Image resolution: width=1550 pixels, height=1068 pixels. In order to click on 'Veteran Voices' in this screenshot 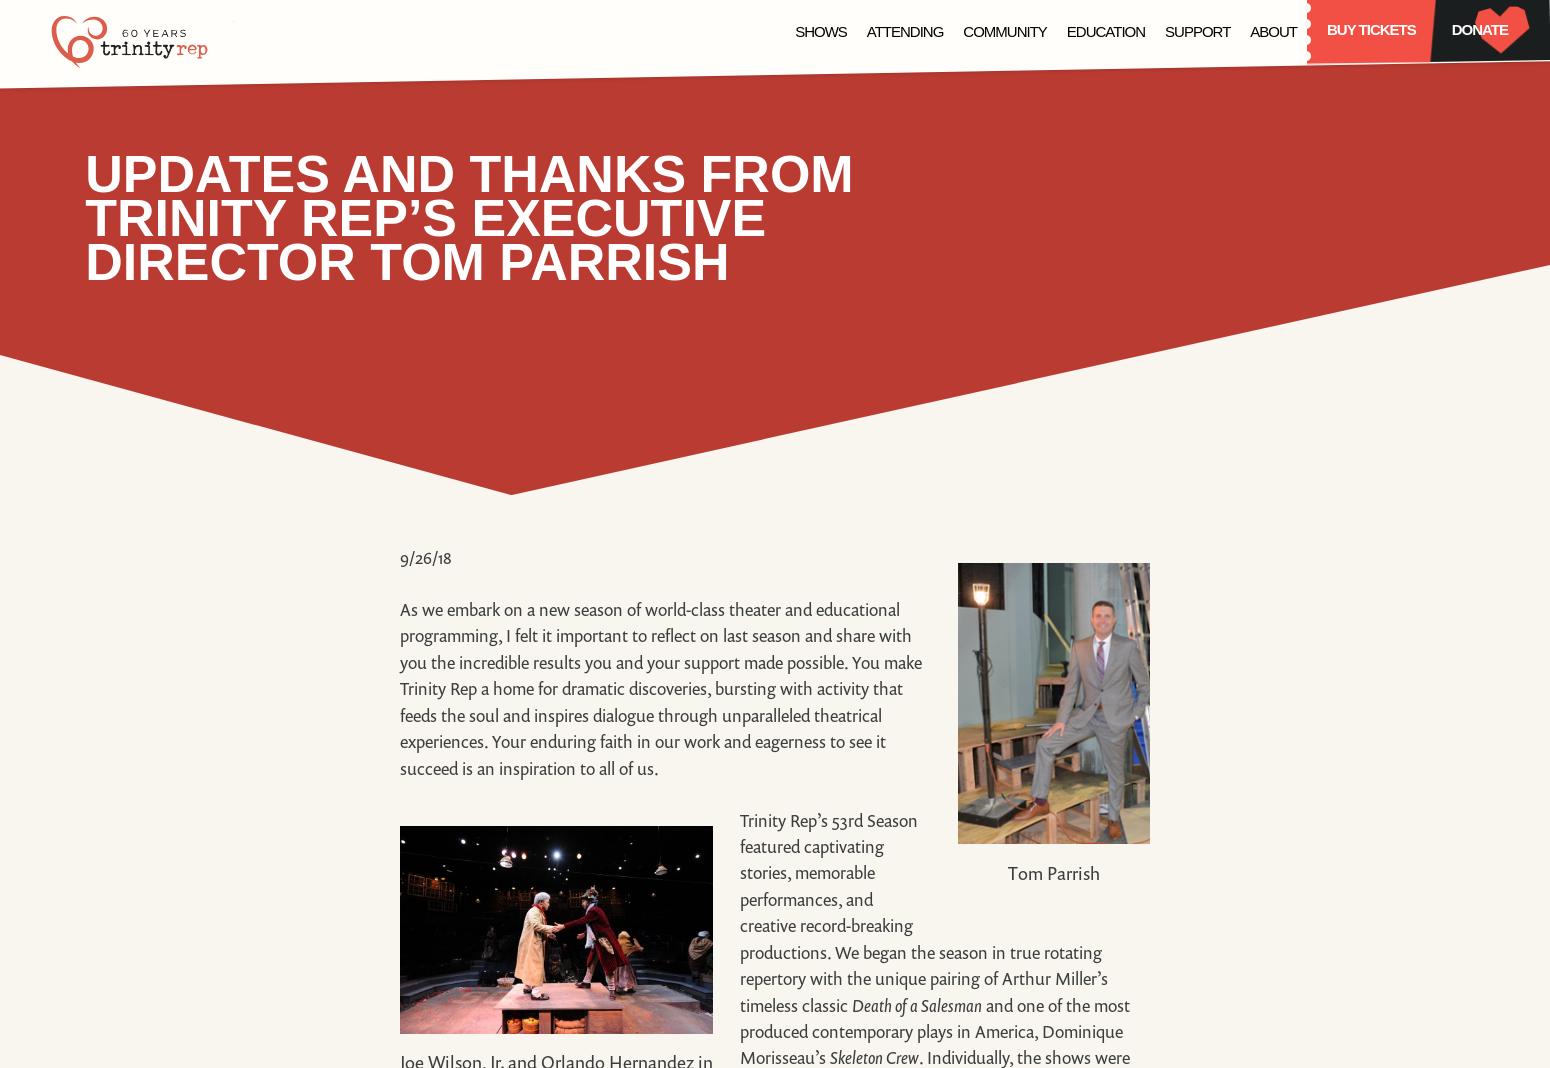, I will do `click(909, 151)`.